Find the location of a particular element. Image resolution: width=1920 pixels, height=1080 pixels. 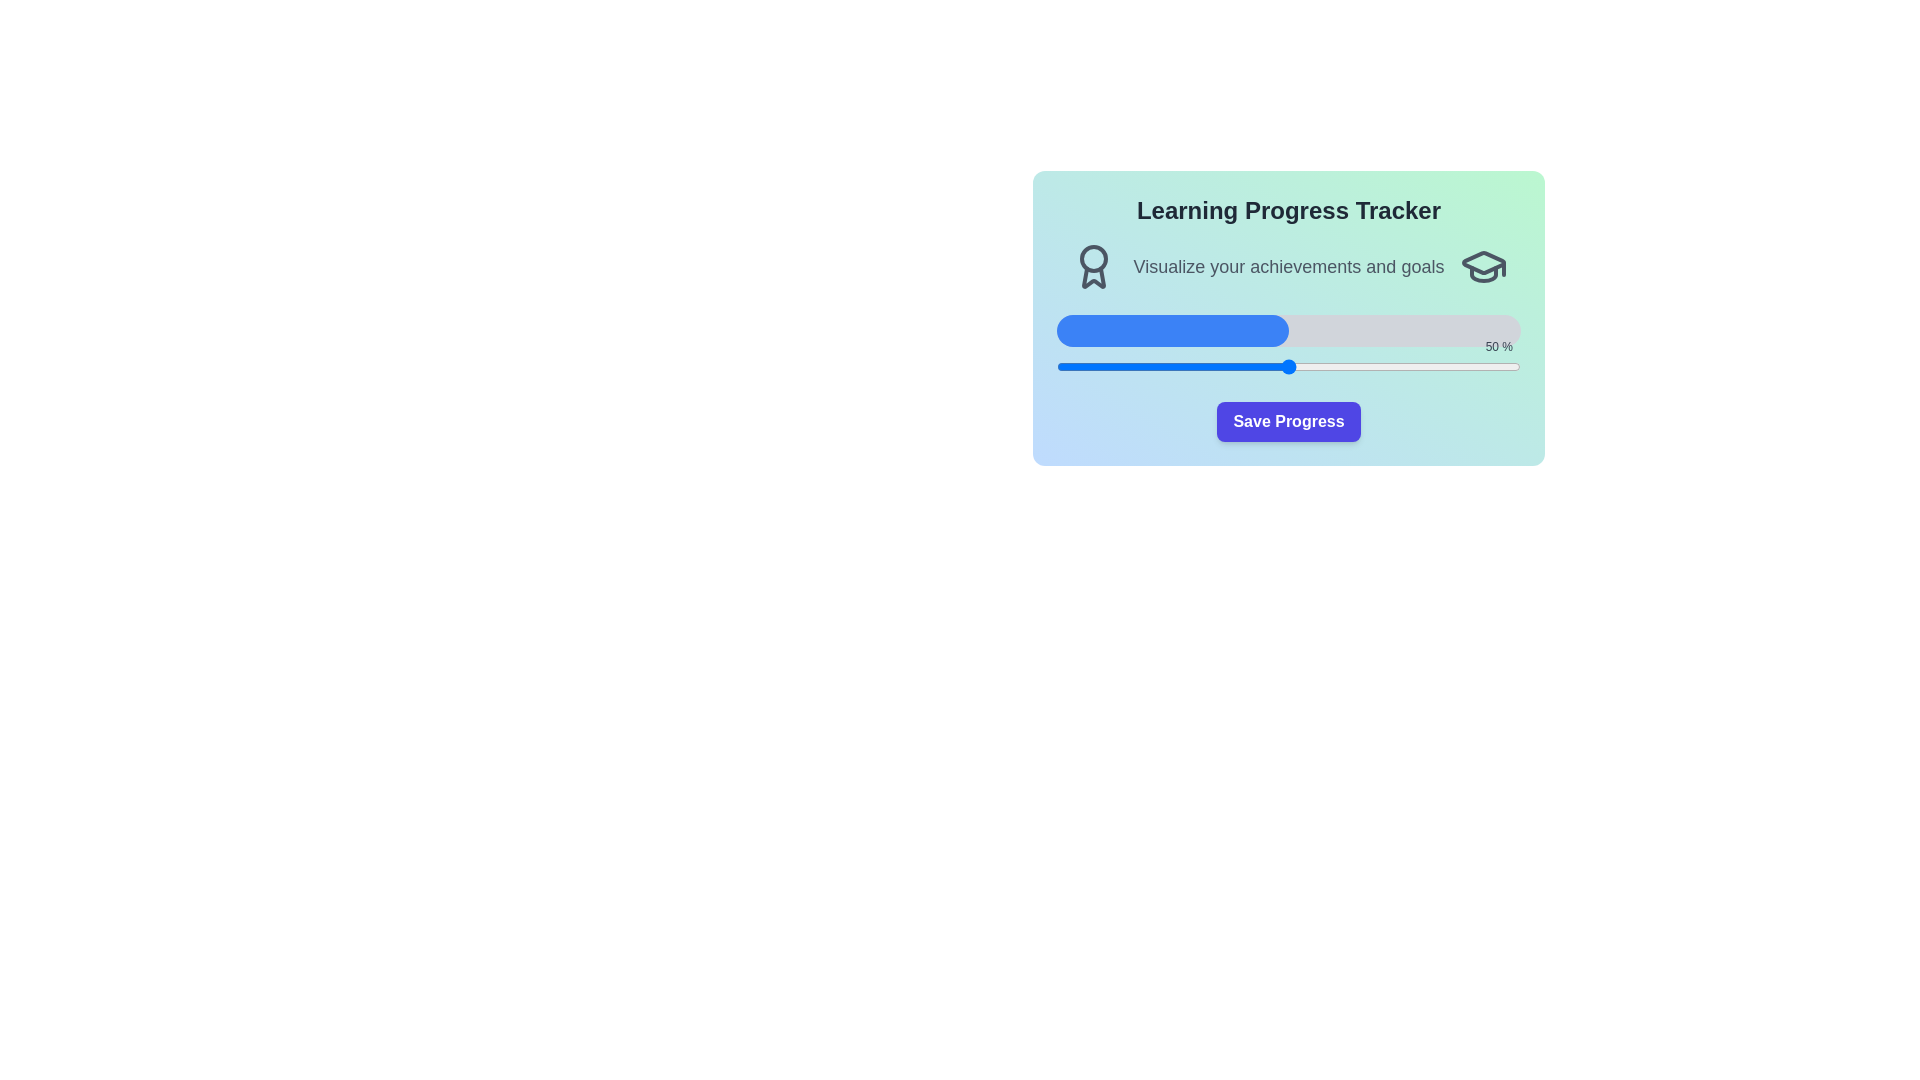

the progress slider to 48% is located at coordinates (1278, 366).